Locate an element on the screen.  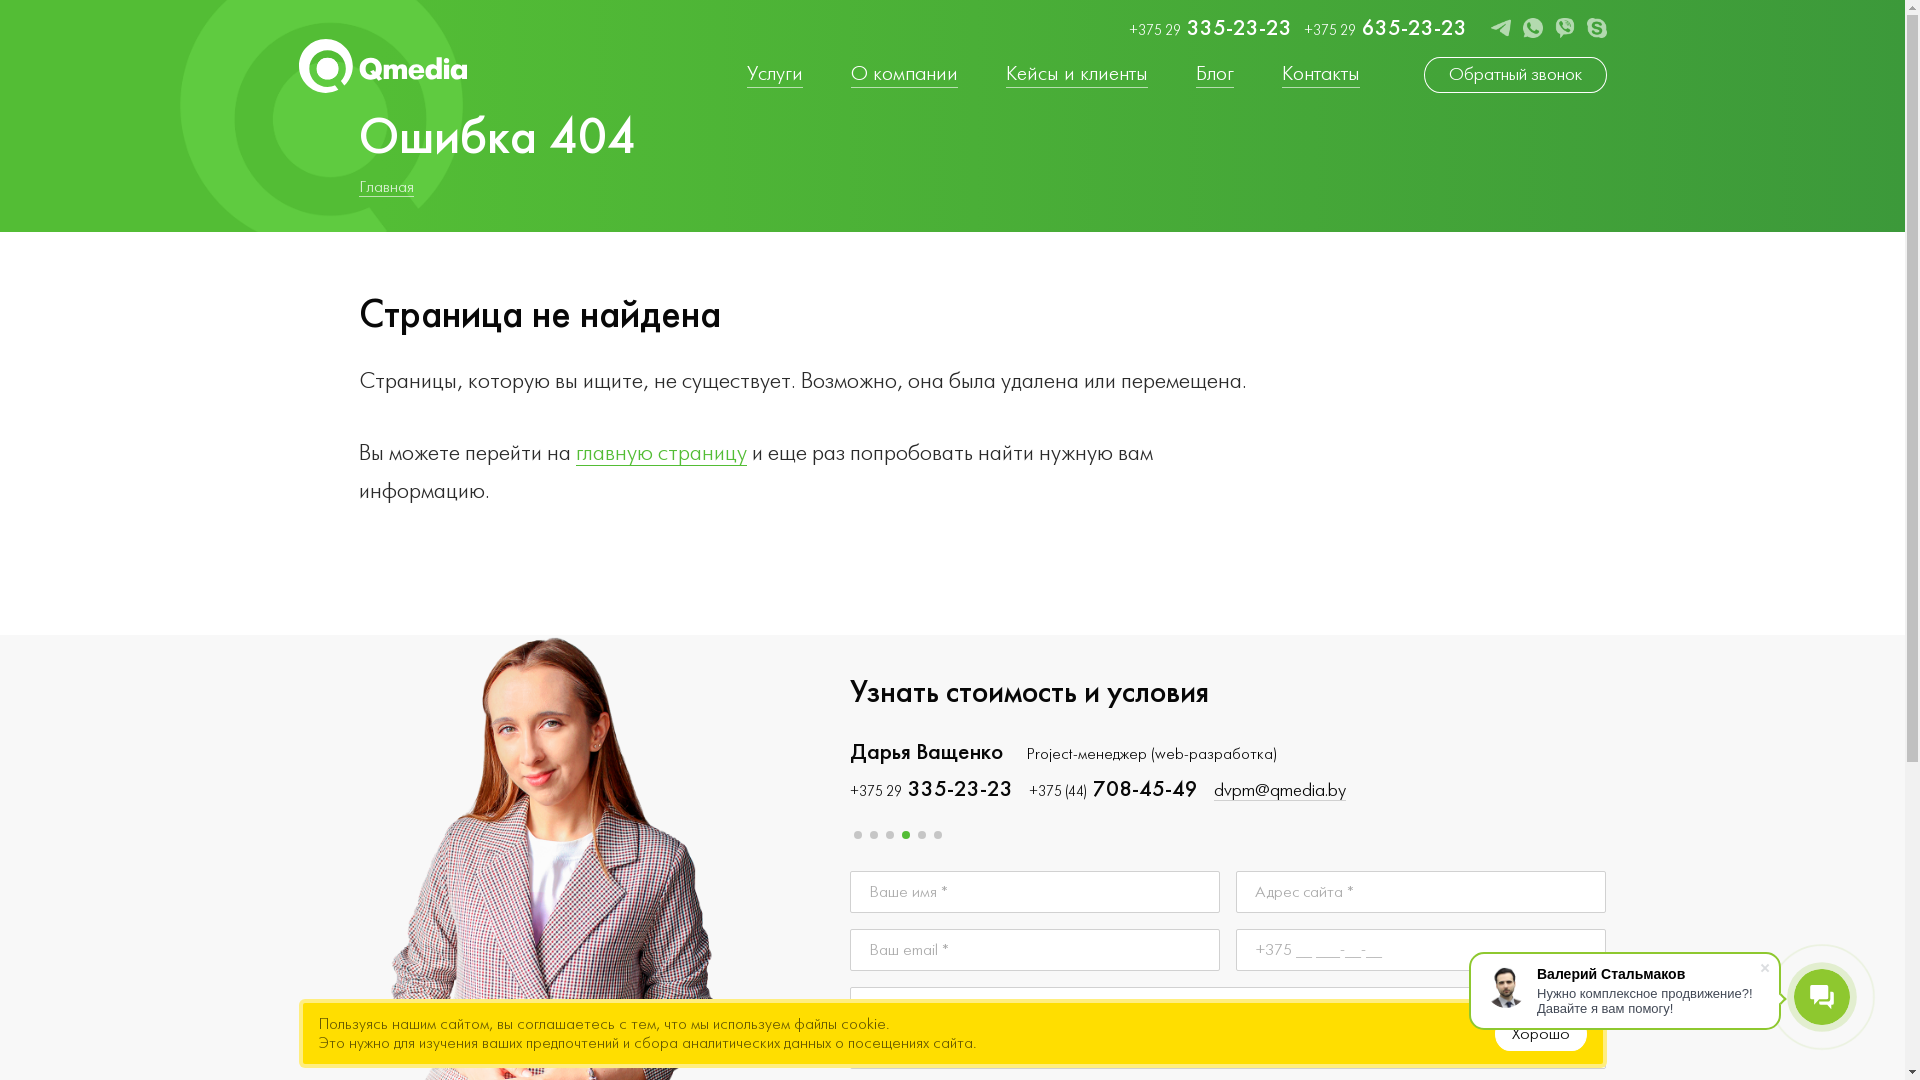
'+375 29 635-23-23' is located at coordinates (1384, 29).